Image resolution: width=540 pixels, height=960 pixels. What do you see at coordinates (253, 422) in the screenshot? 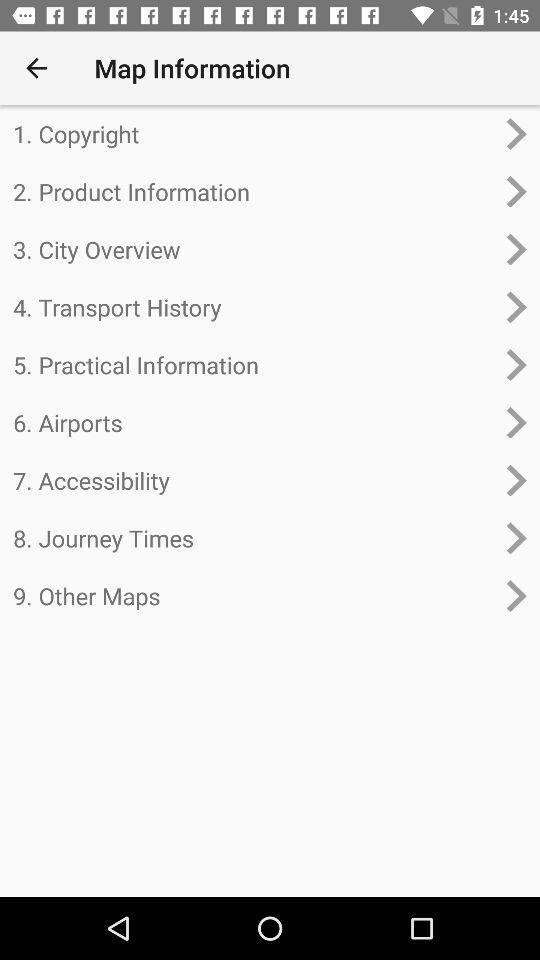
I see `the icon below 5. practical information item` at bounding box center [253, 422].